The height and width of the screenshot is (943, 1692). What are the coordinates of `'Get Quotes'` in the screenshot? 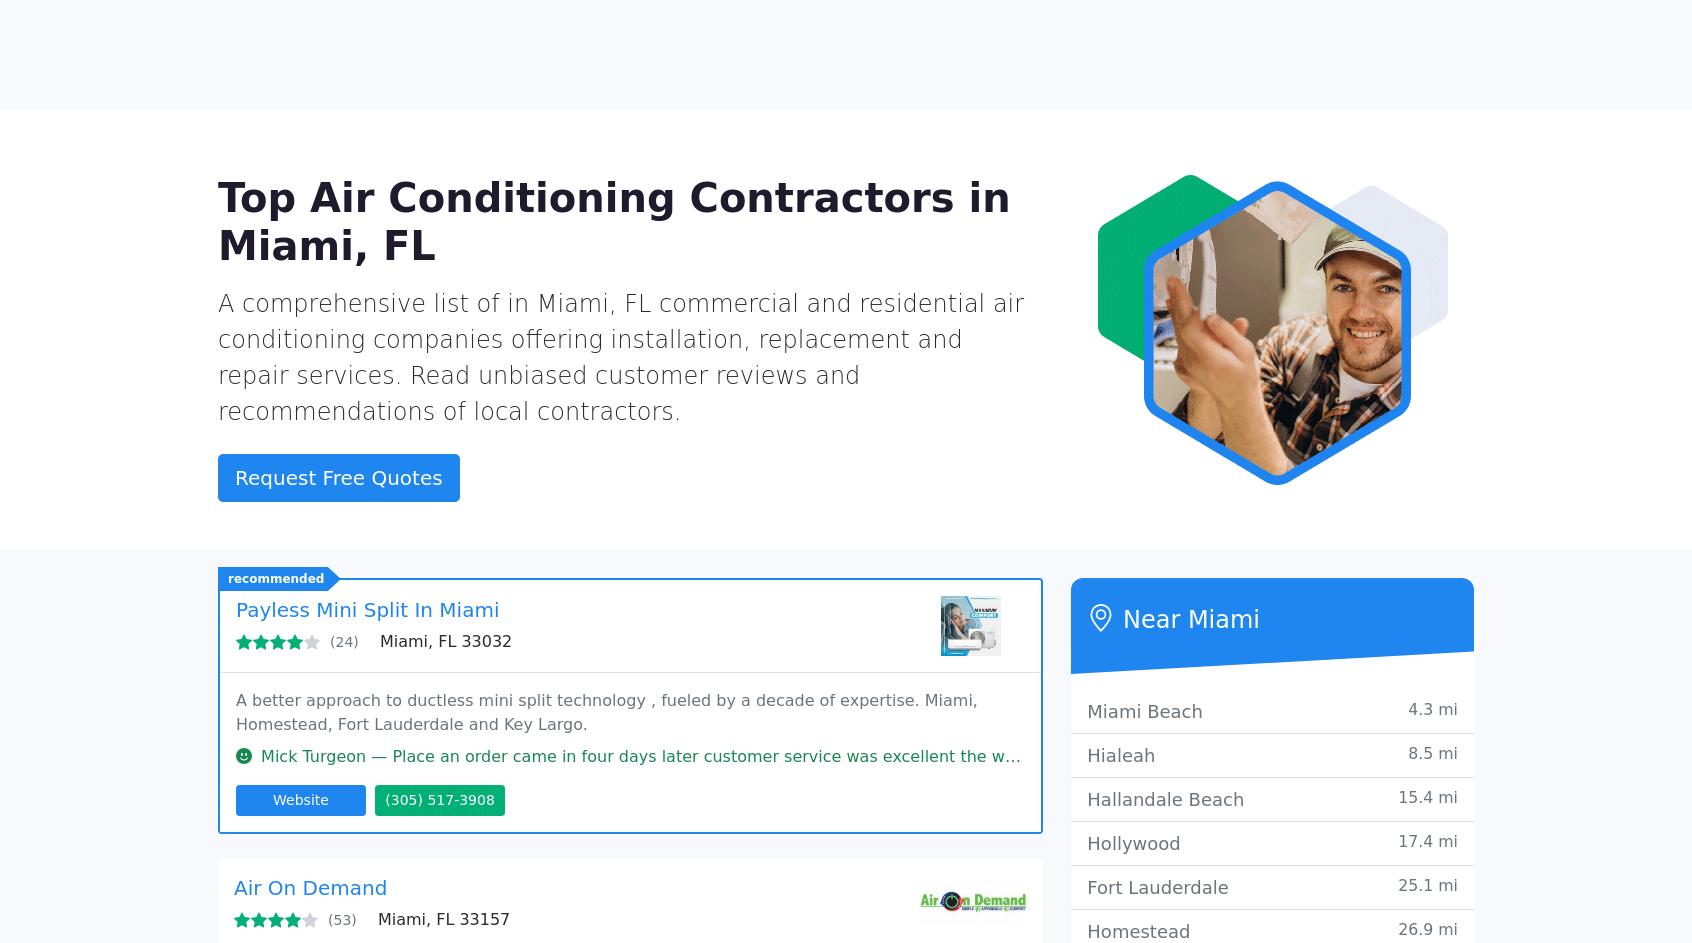 It's located at (1204, 29).